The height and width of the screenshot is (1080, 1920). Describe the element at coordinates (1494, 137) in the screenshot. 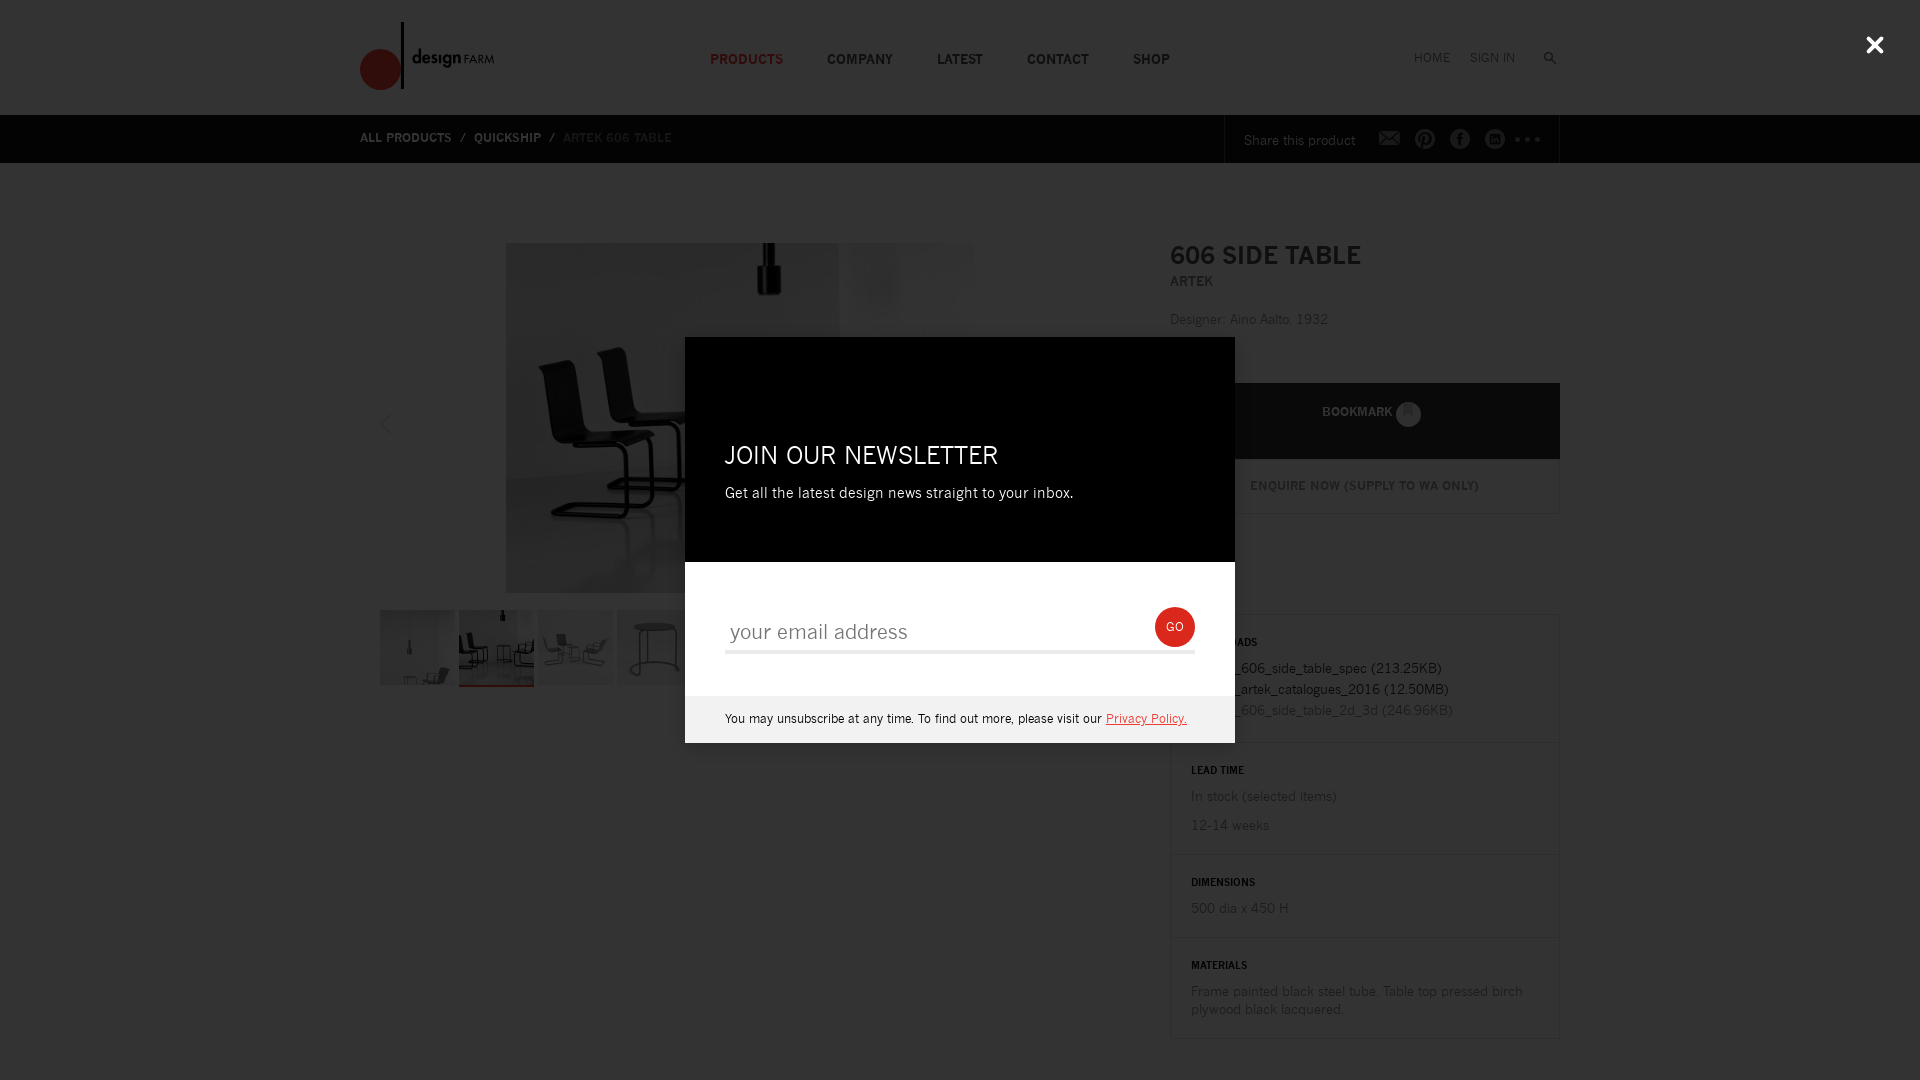

I see `'Share this on LinkedIn'` at that location.